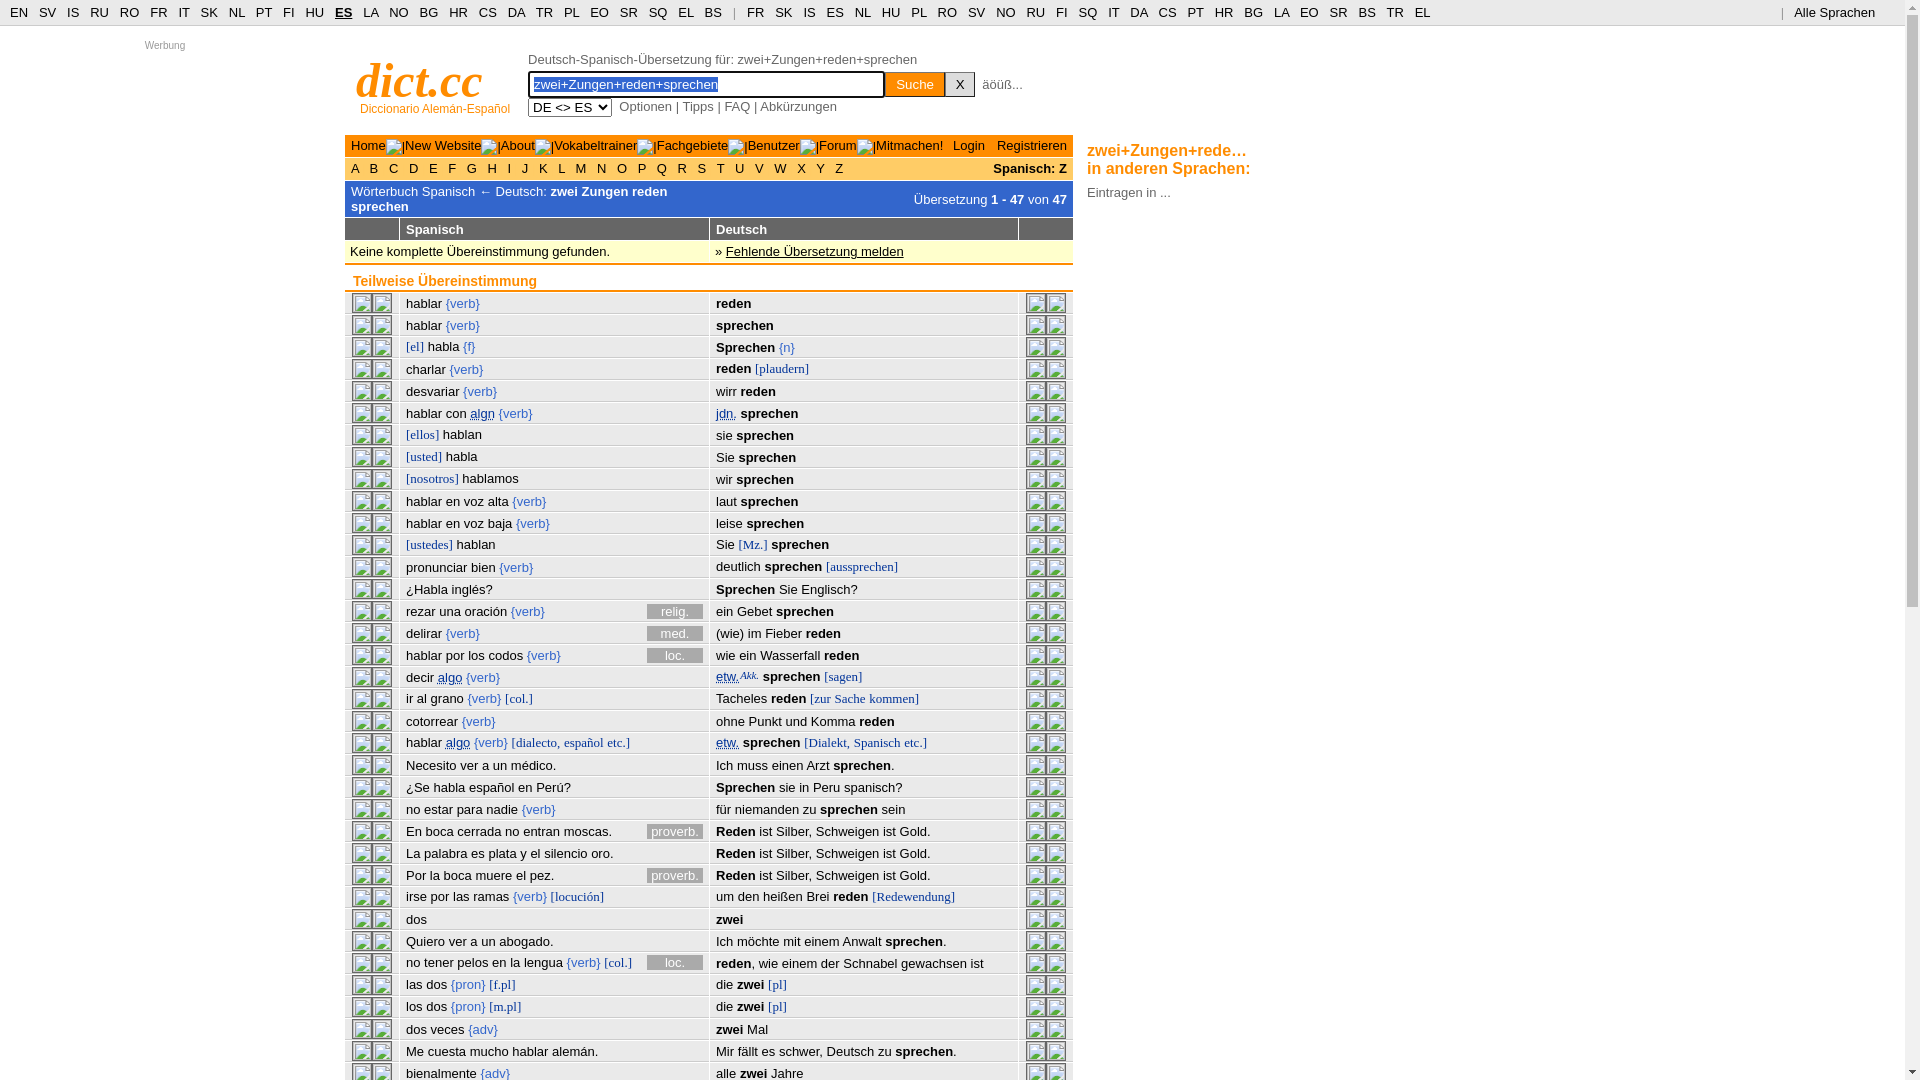  I want to click on 'hablar', so click(529, 1050).